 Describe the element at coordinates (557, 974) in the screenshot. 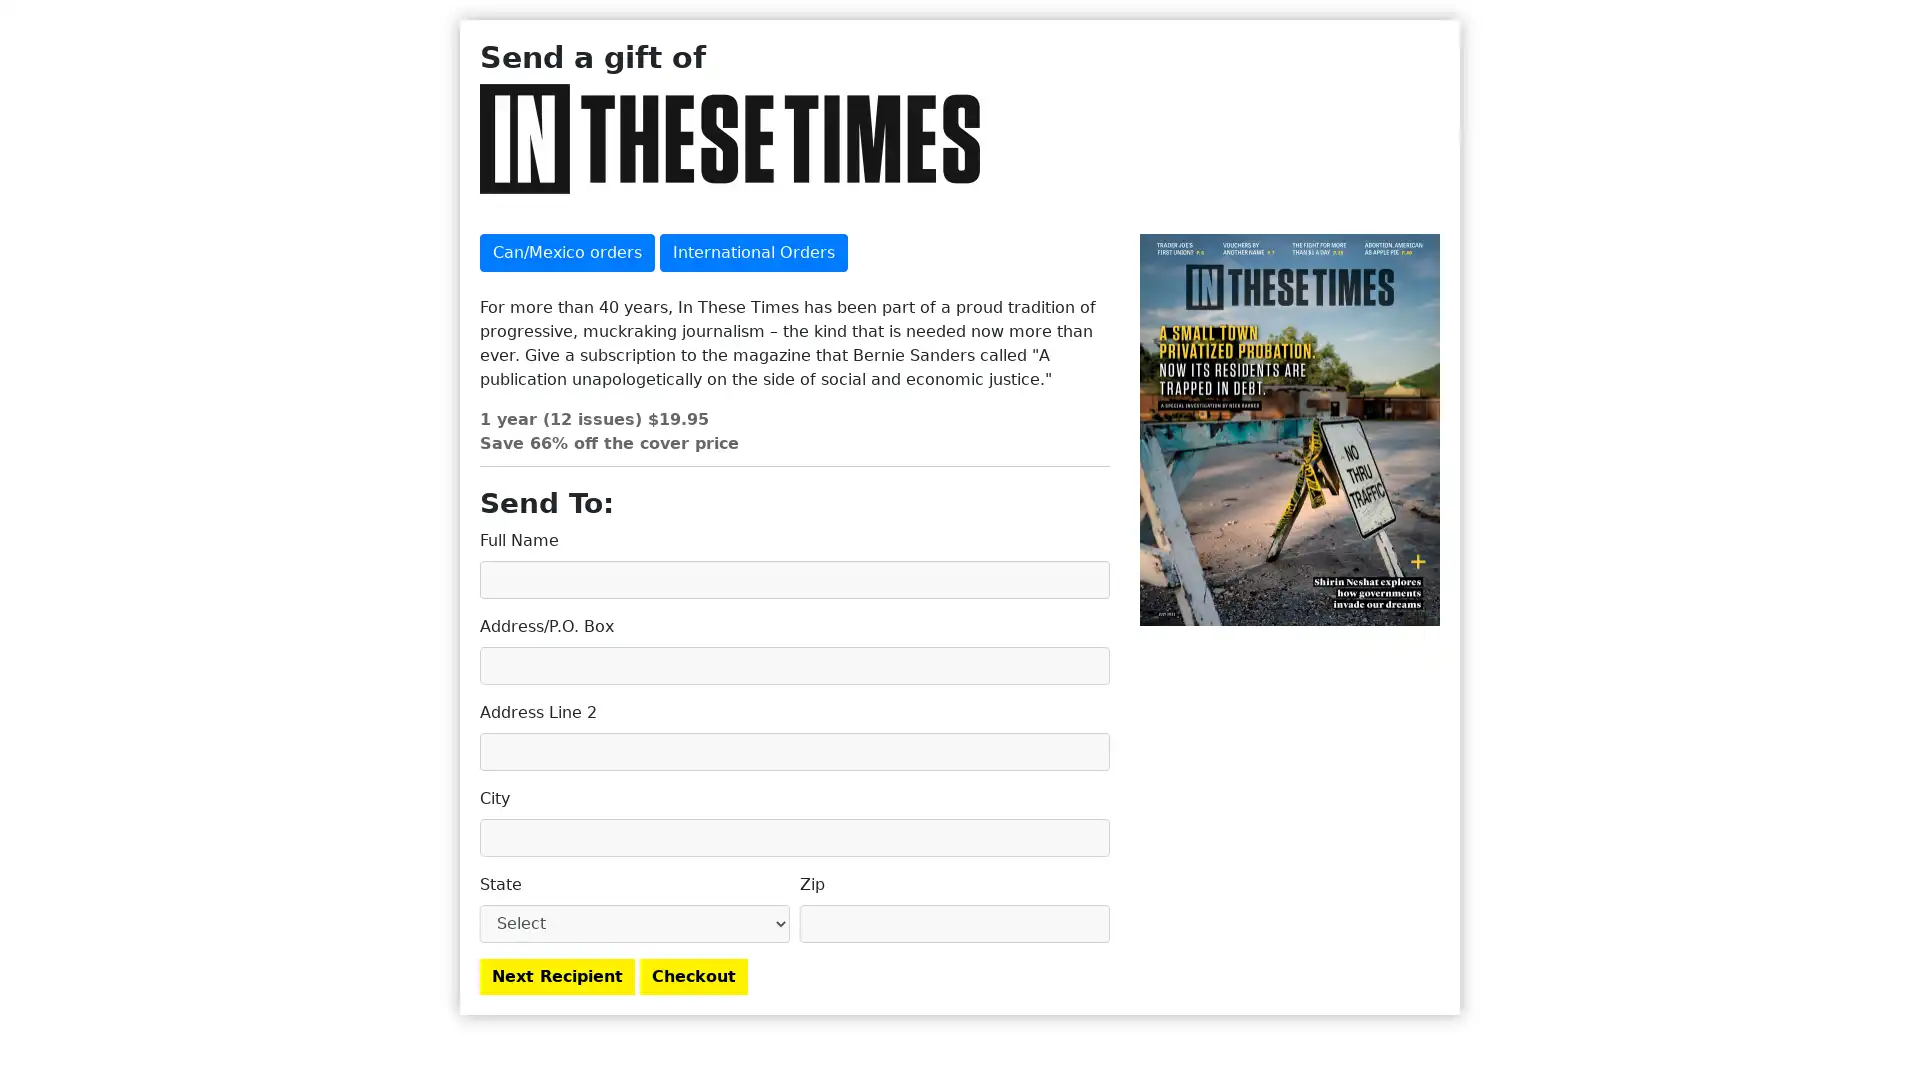

I see `Next Recipient` at that location.